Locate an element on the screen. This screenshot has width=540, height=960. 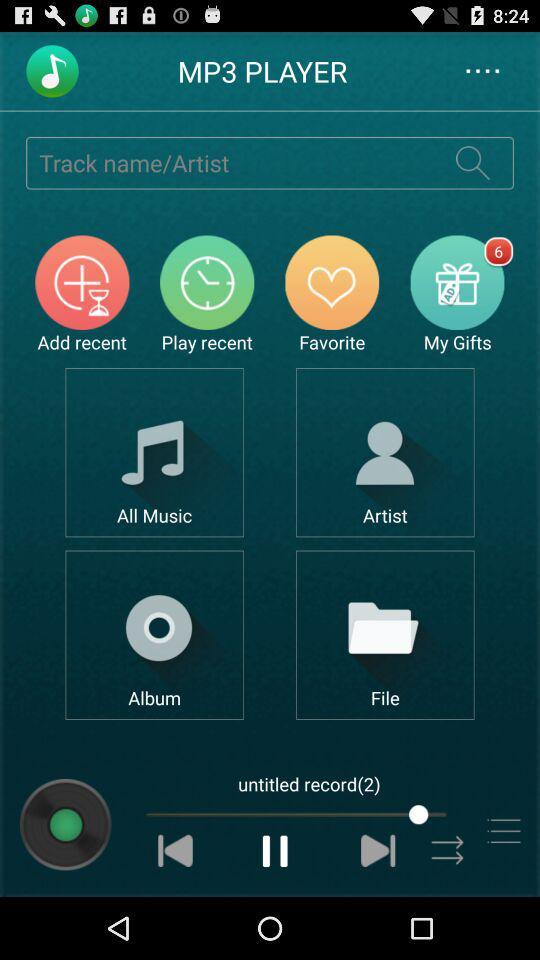
click here is located at coordinates (385, 452).